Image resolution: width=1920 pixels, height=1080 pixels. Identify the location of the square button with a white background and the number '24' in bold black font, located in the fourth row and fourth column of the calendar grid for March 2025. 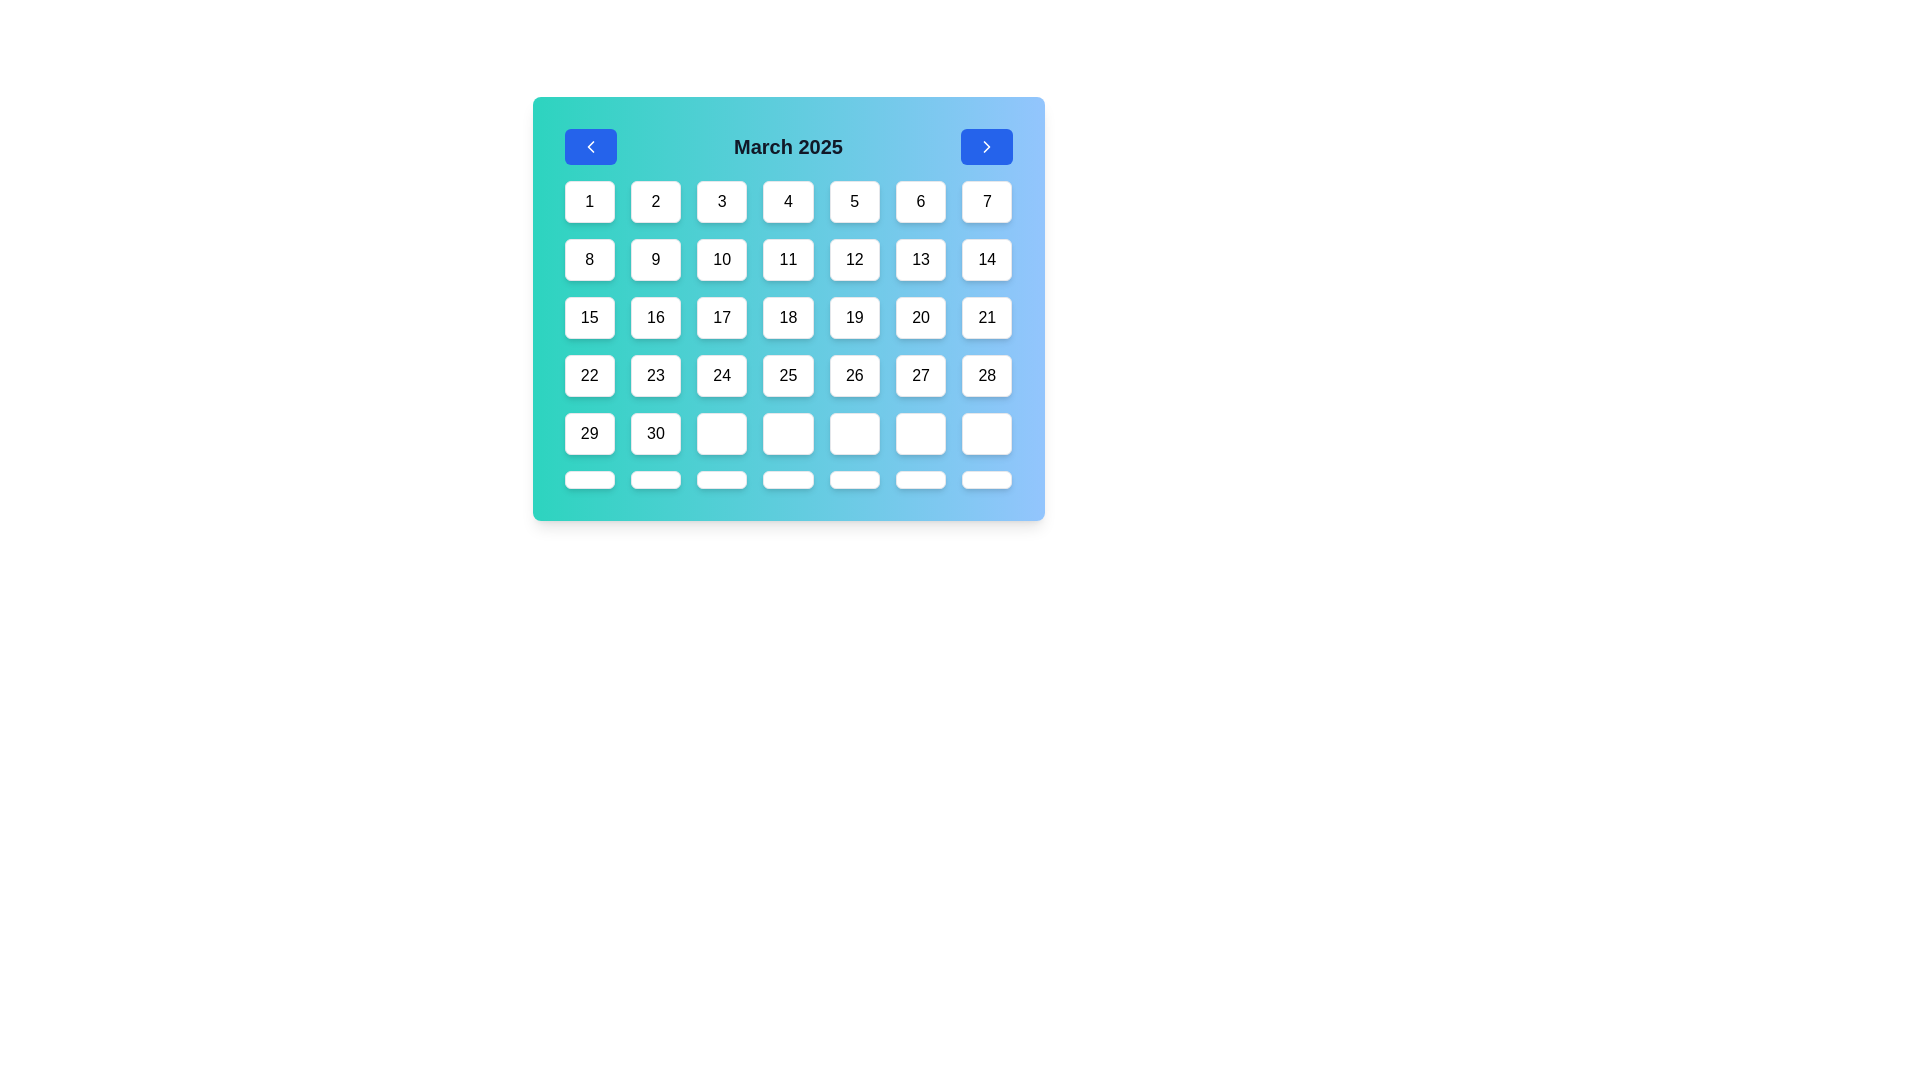
(721, 375).